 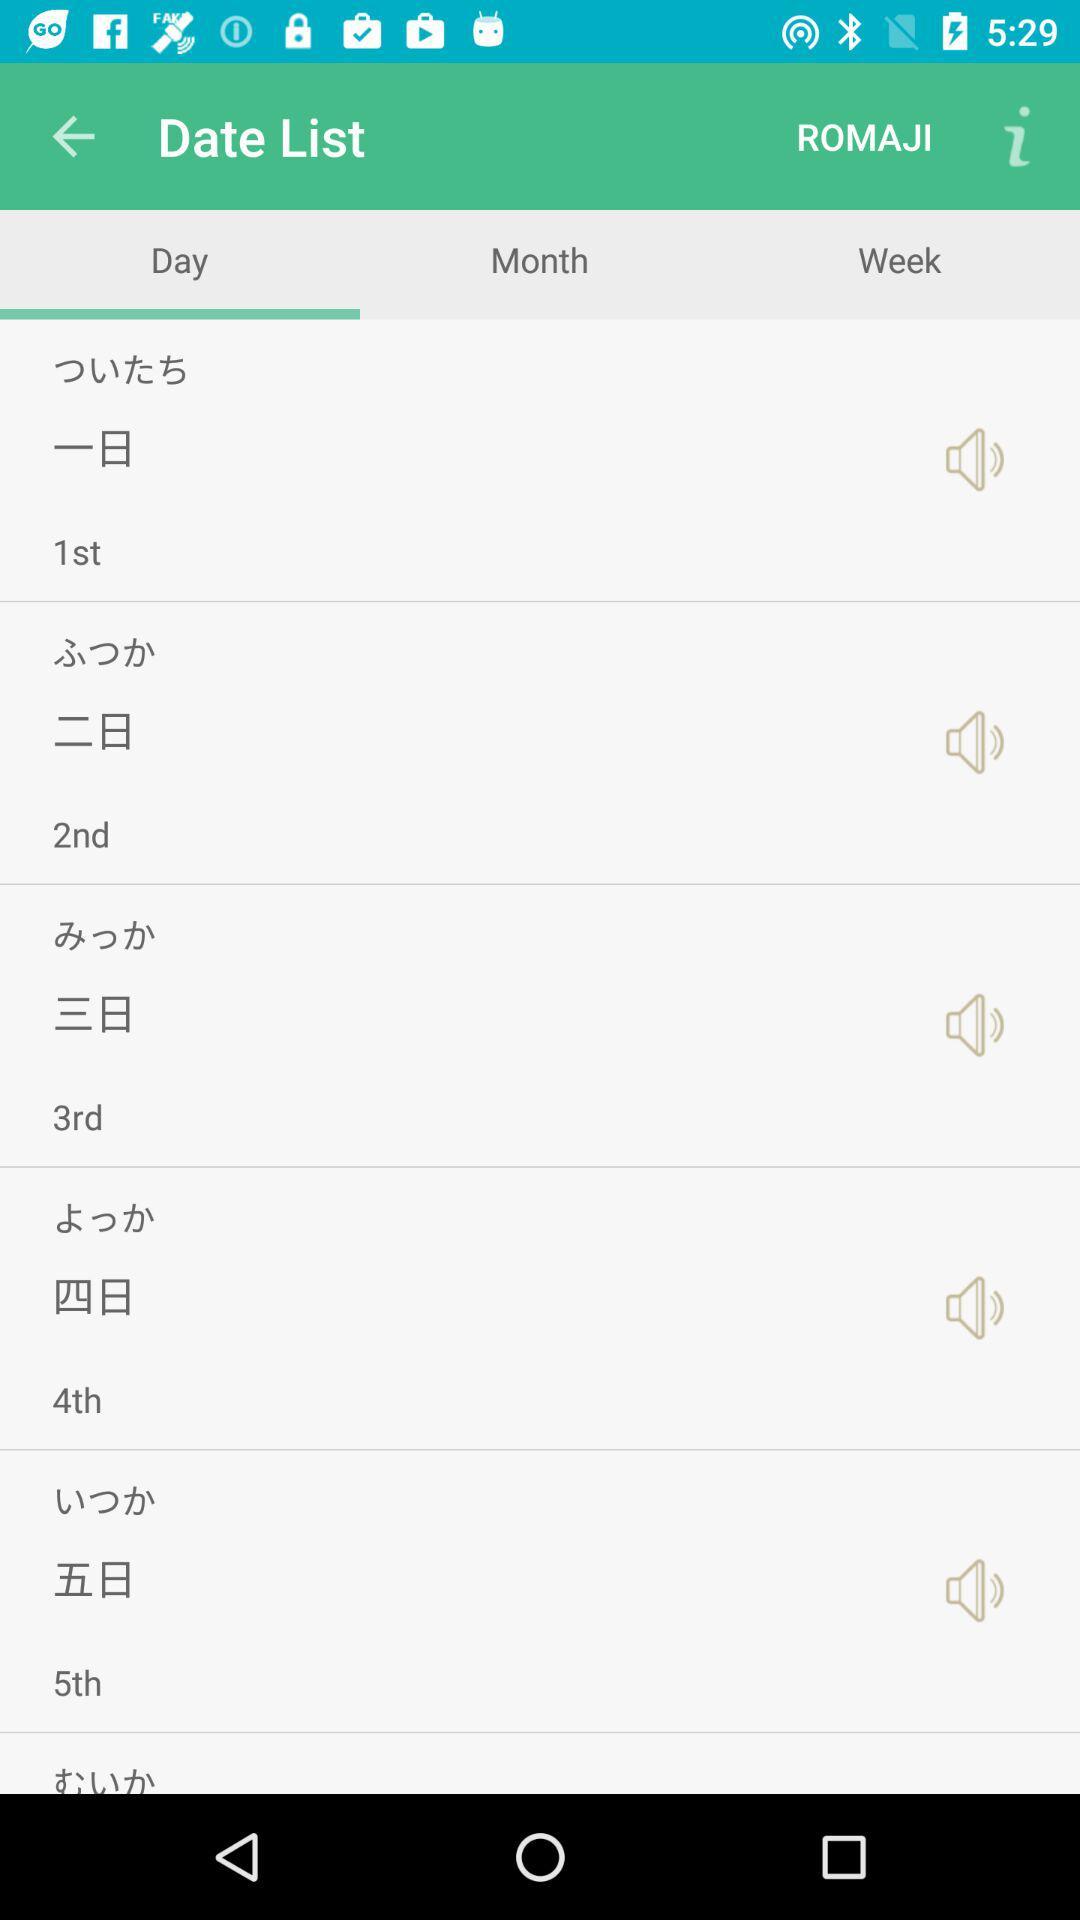 What do you see at coordinates (72, 135) in the screenshot?
I see `icon to the left of the date list icon` at bounding box center [72, 135].